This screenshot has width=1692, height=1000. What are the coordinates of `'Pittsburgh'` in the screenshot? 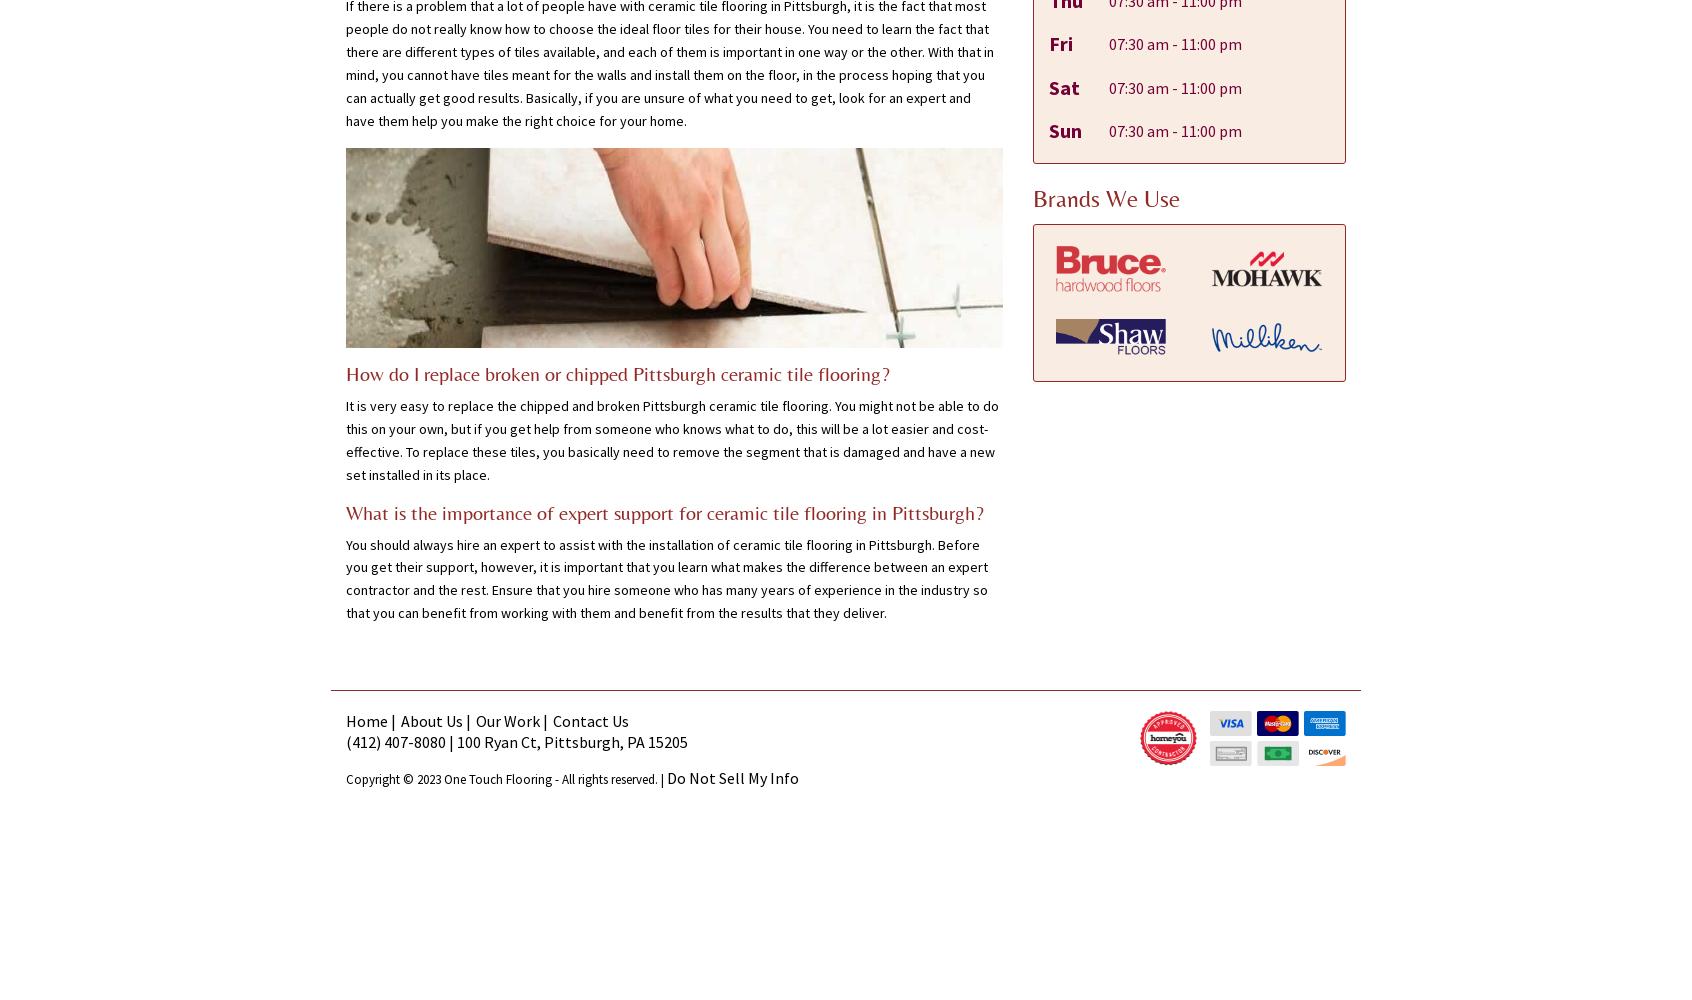 It's located at (581, 741).